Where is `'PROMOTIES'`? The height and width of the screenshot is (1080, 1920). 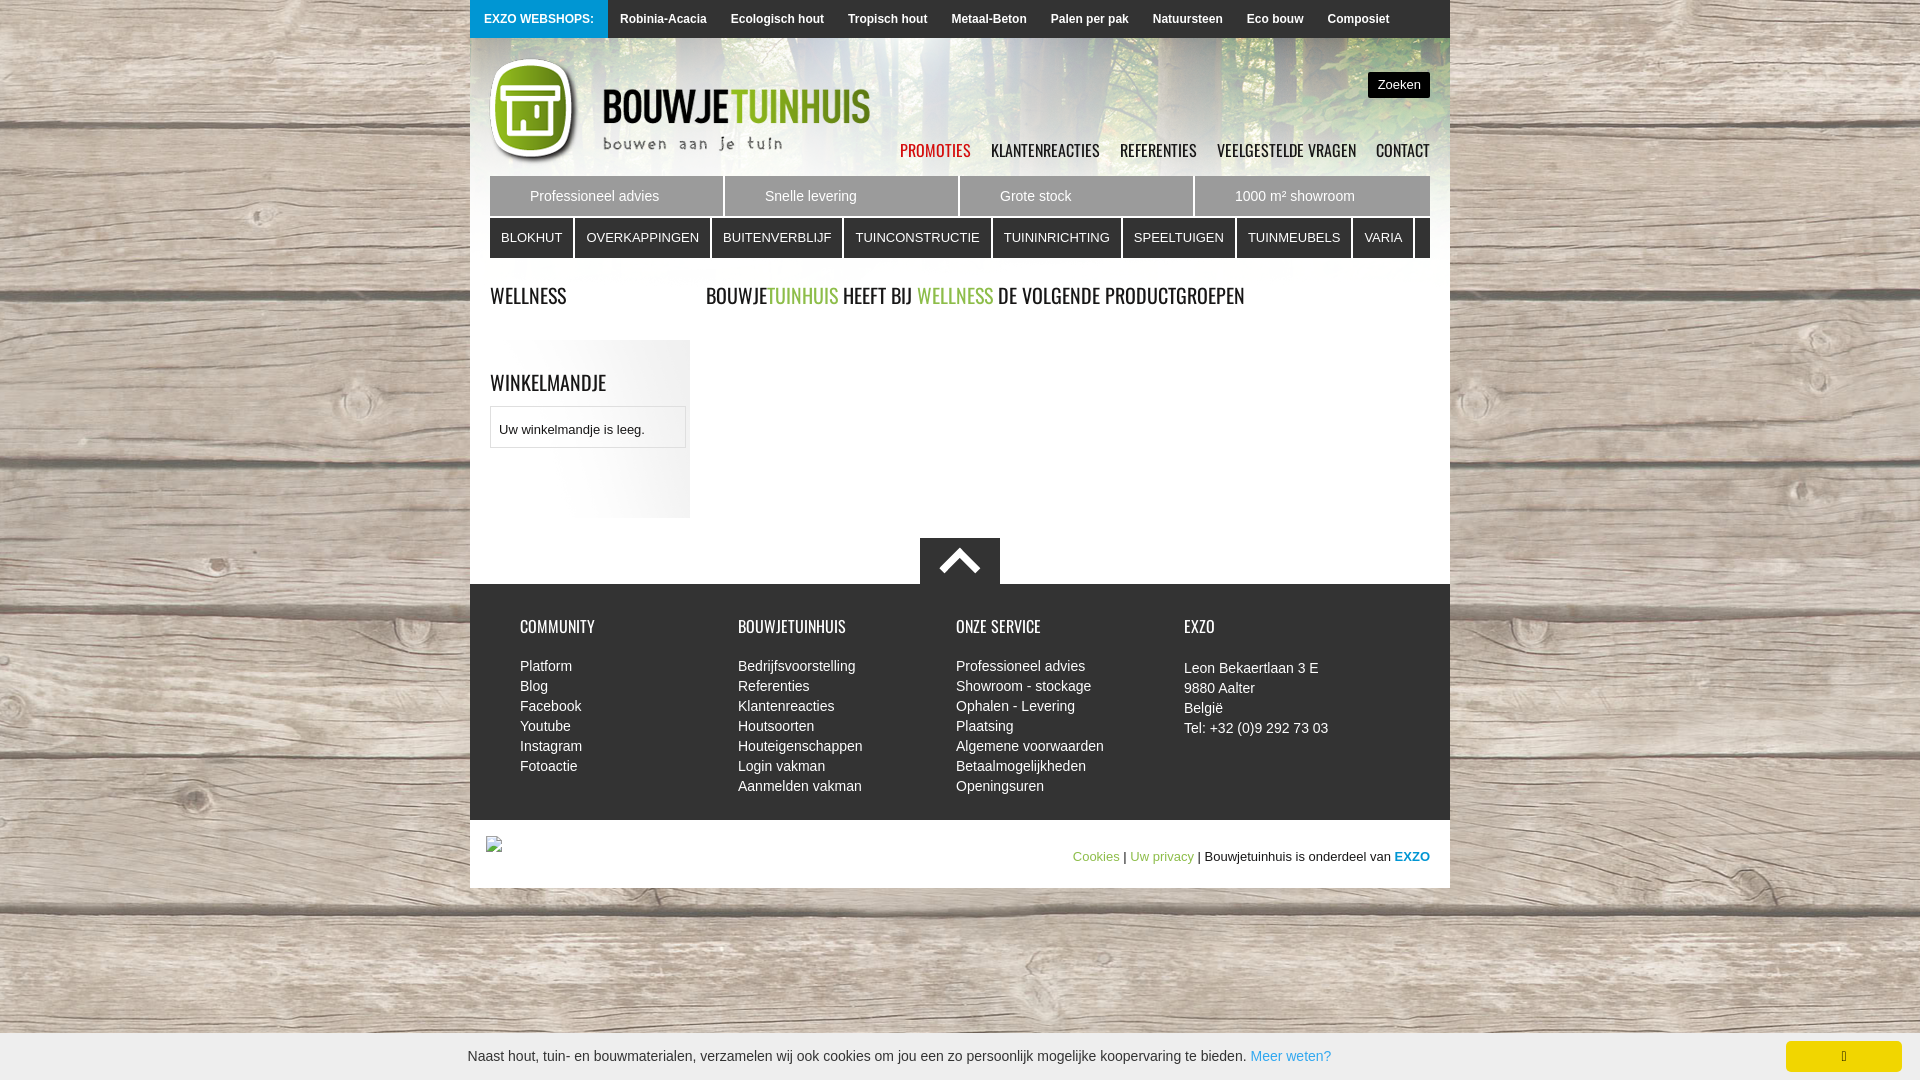 'PROMOTIES' is located at coordinates (934, 149).